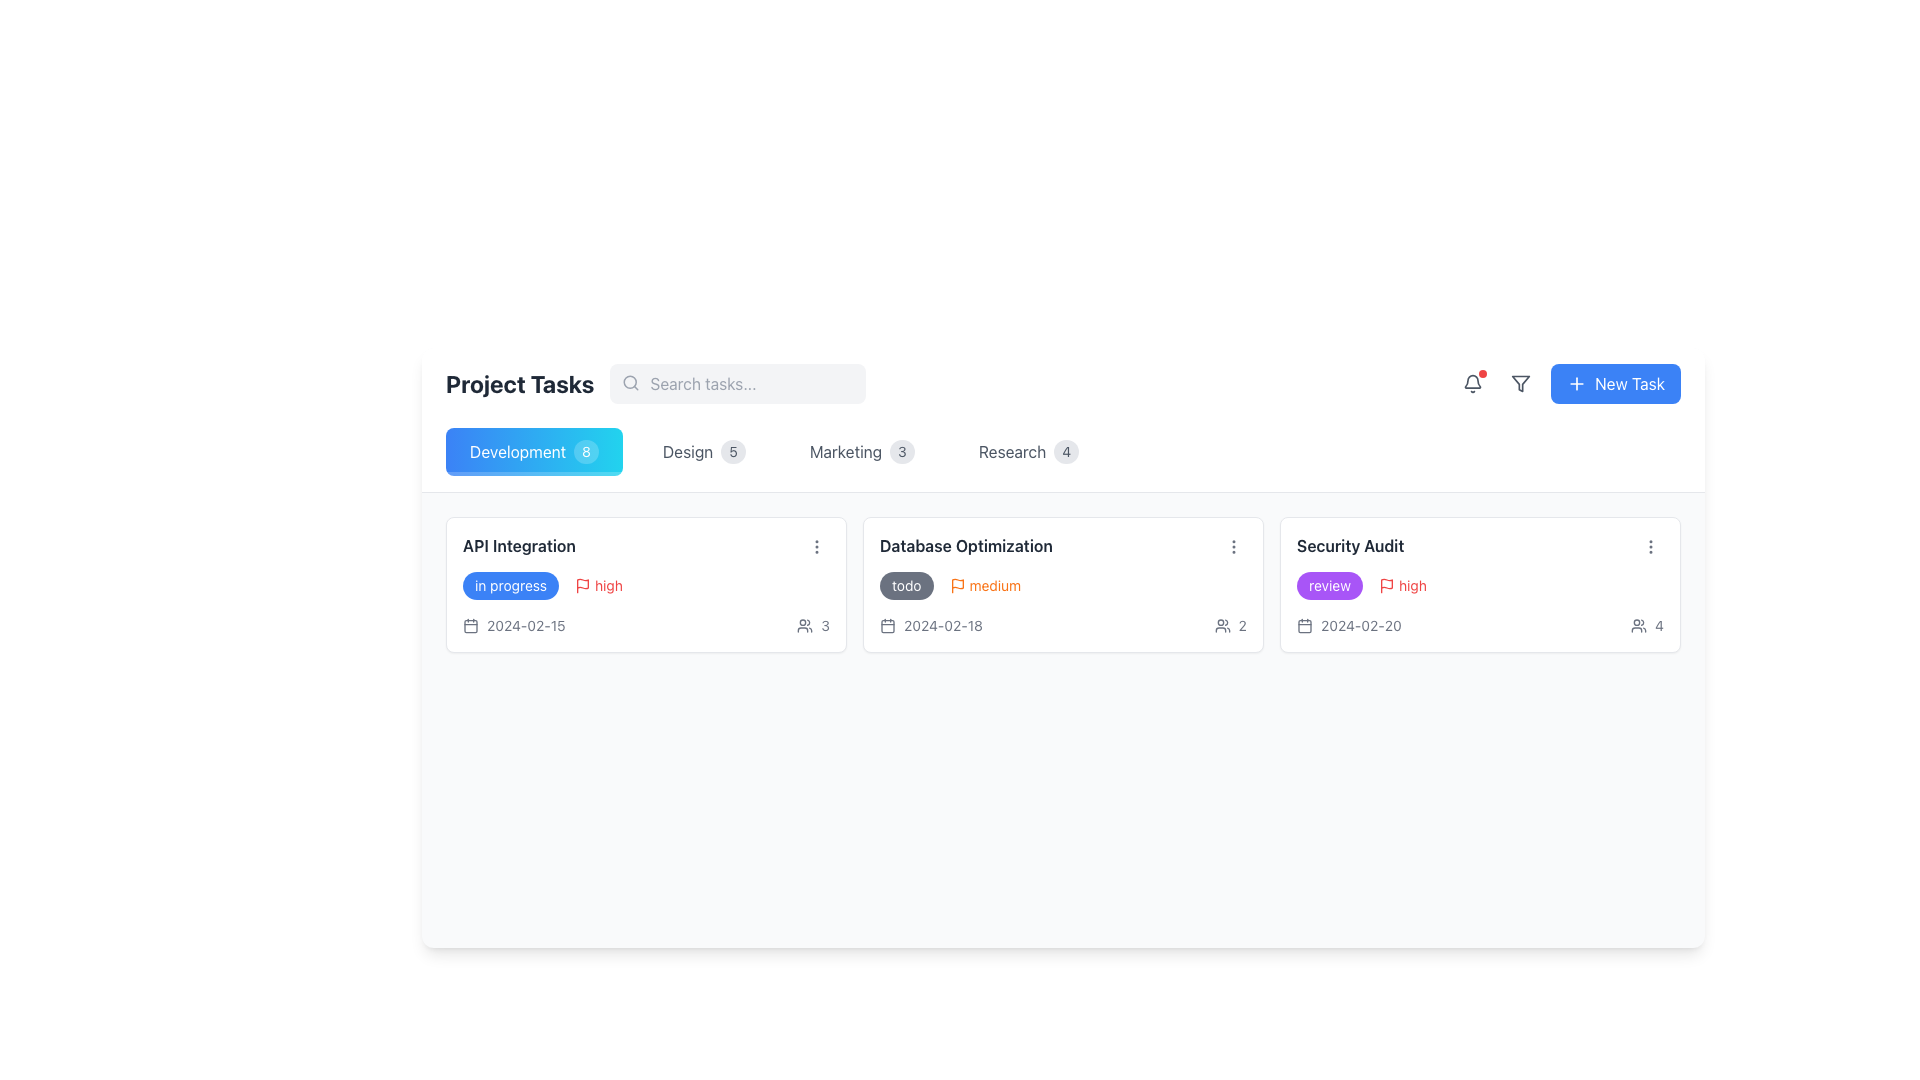  Describe the element at coordinates (995, 585) in the screenshot. I see `the textual label displaying the word 'medium' styled in orange font, located in the middle card titled 'Database Optimization'` at that location.